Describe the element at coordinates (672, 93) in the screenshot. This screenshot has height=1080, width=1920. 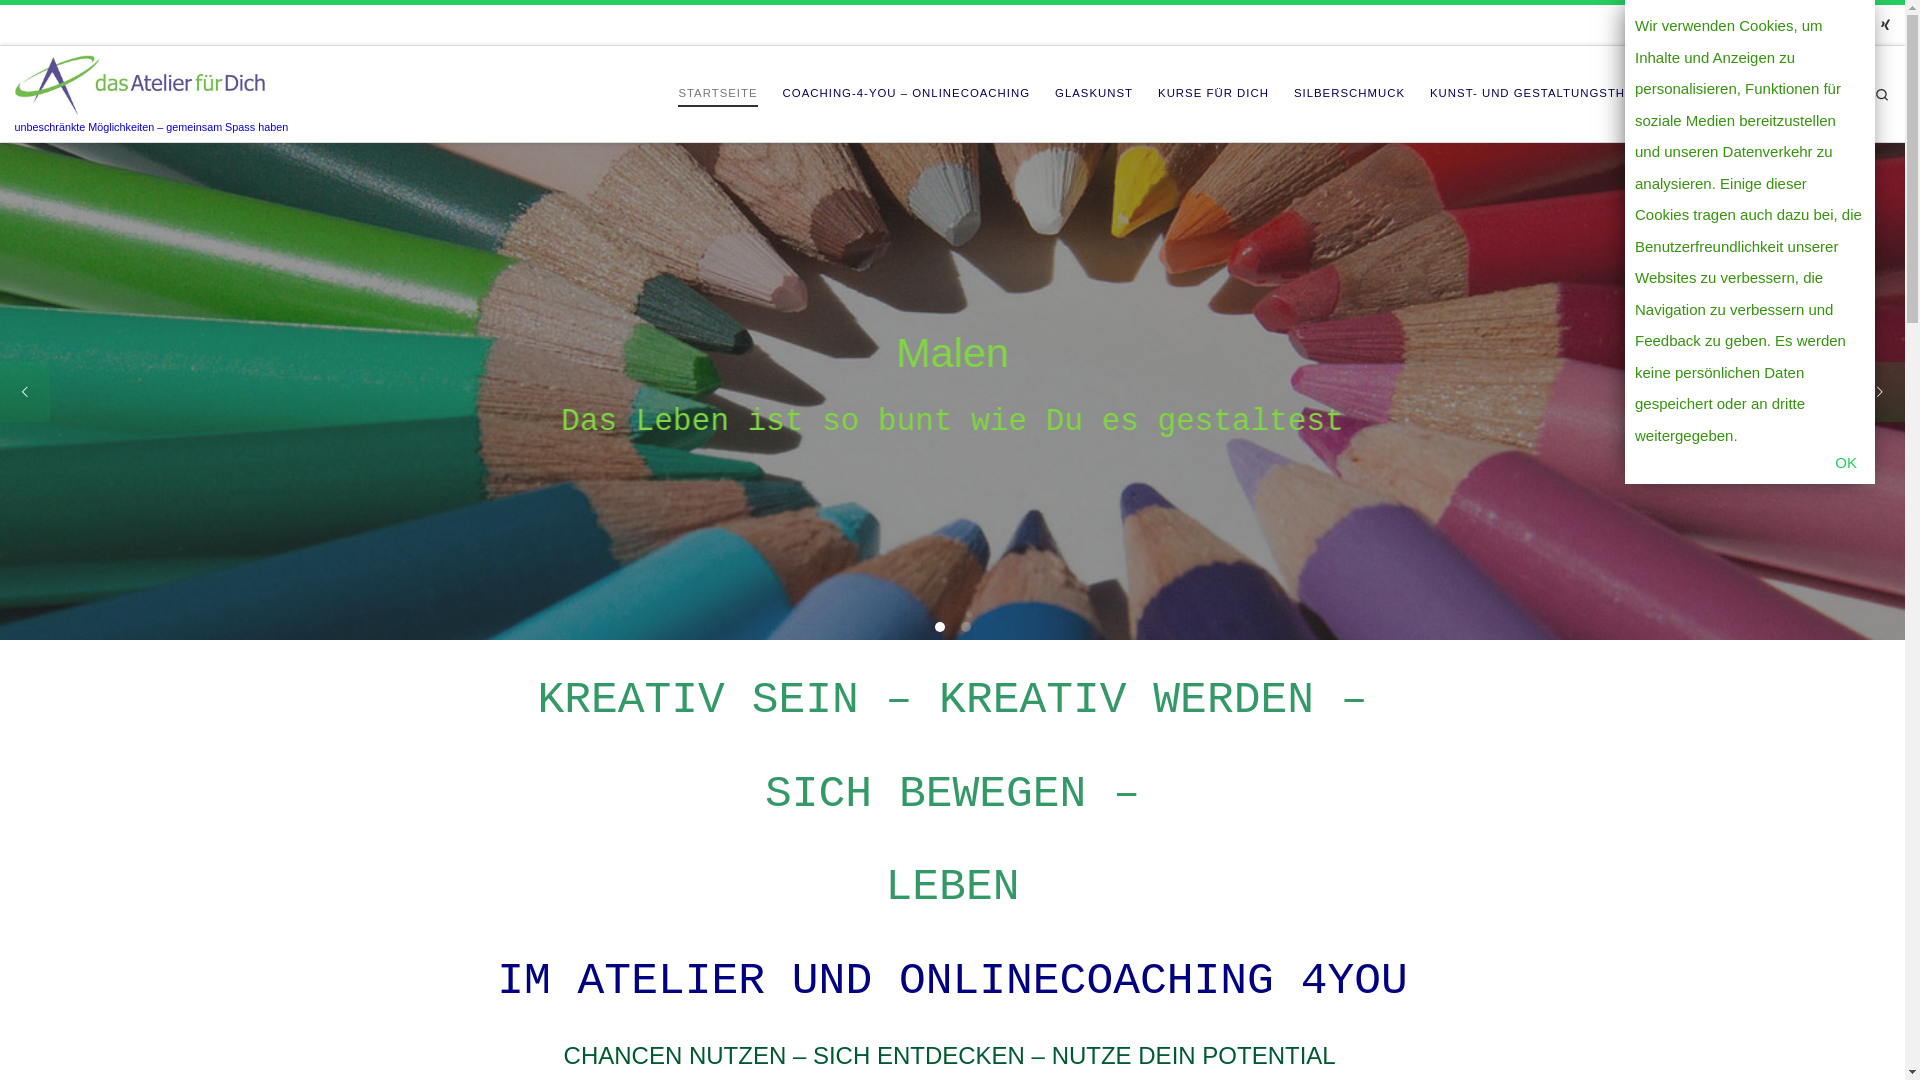
I see `'STARTSEITE'` at that location.